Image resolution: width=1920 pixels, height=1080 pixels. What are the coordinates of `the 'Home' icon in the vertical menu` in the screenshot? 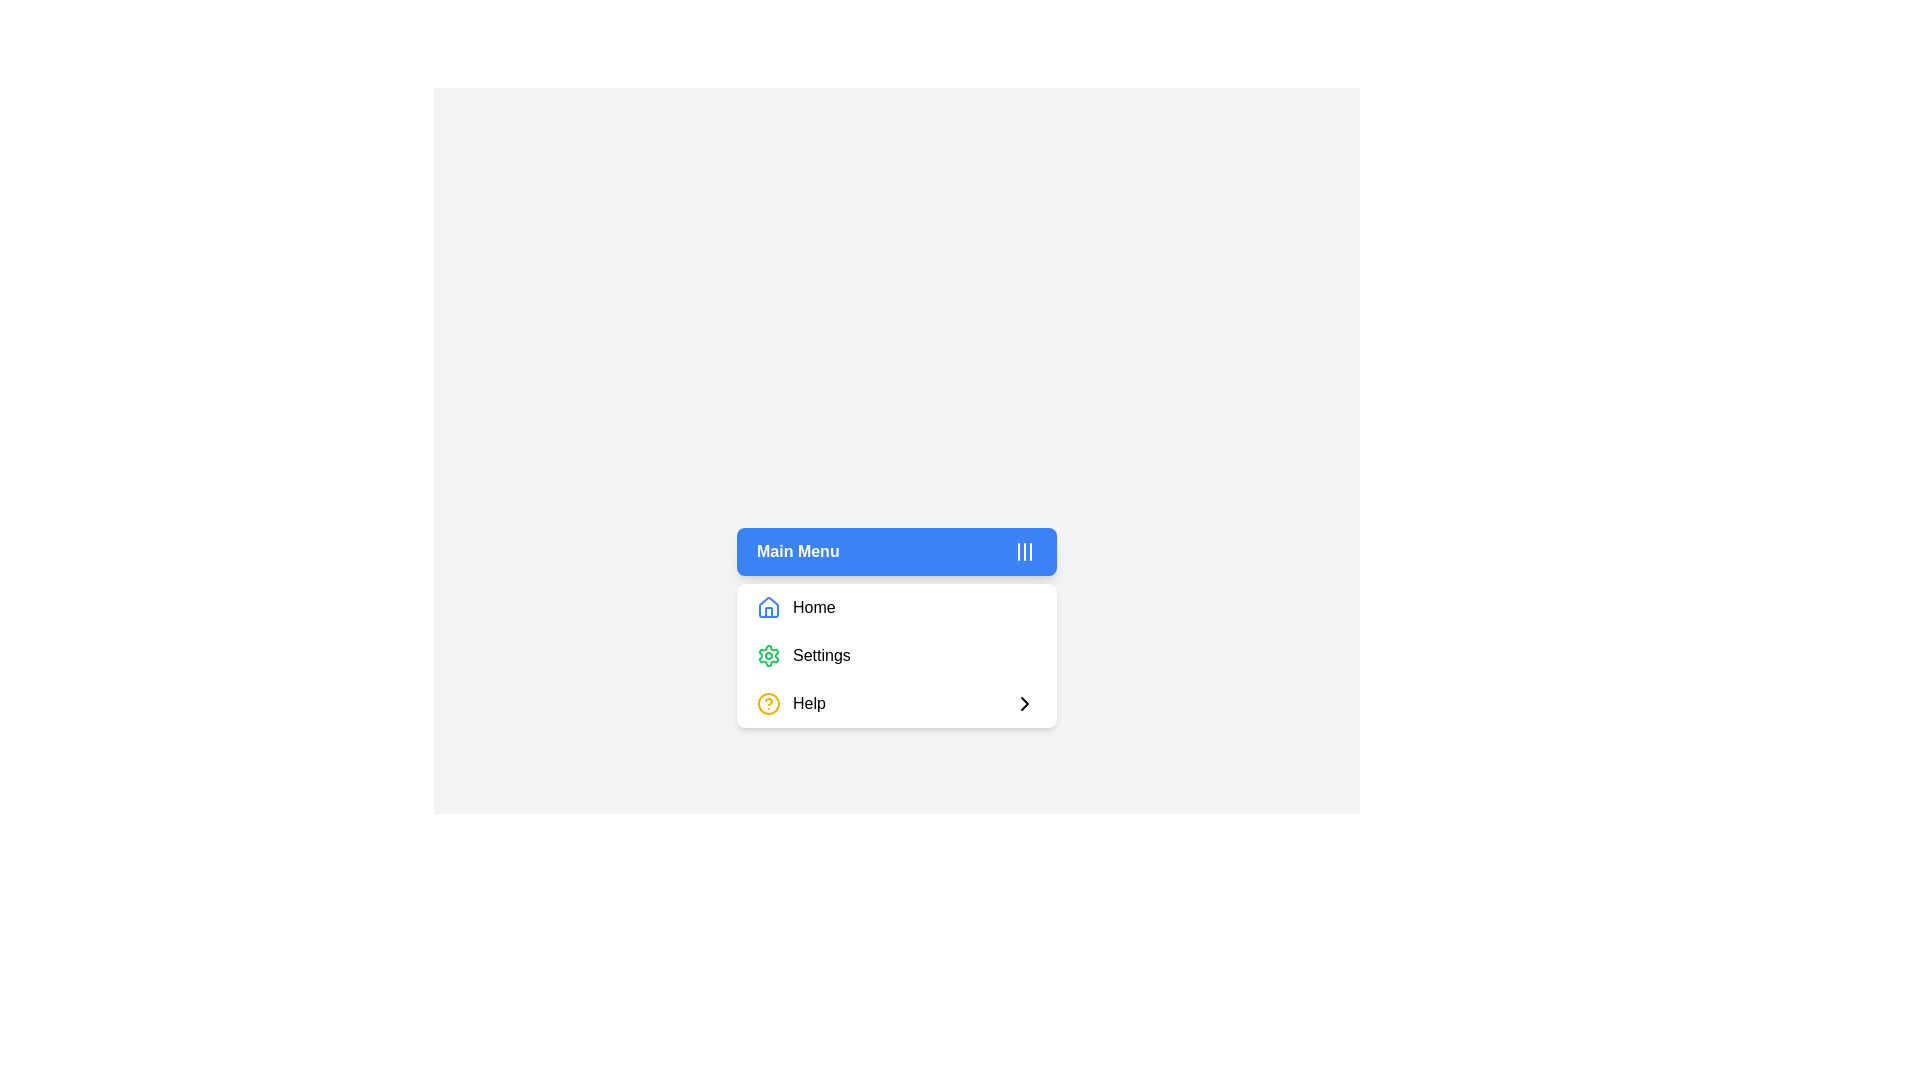 It's located at (767, 607).